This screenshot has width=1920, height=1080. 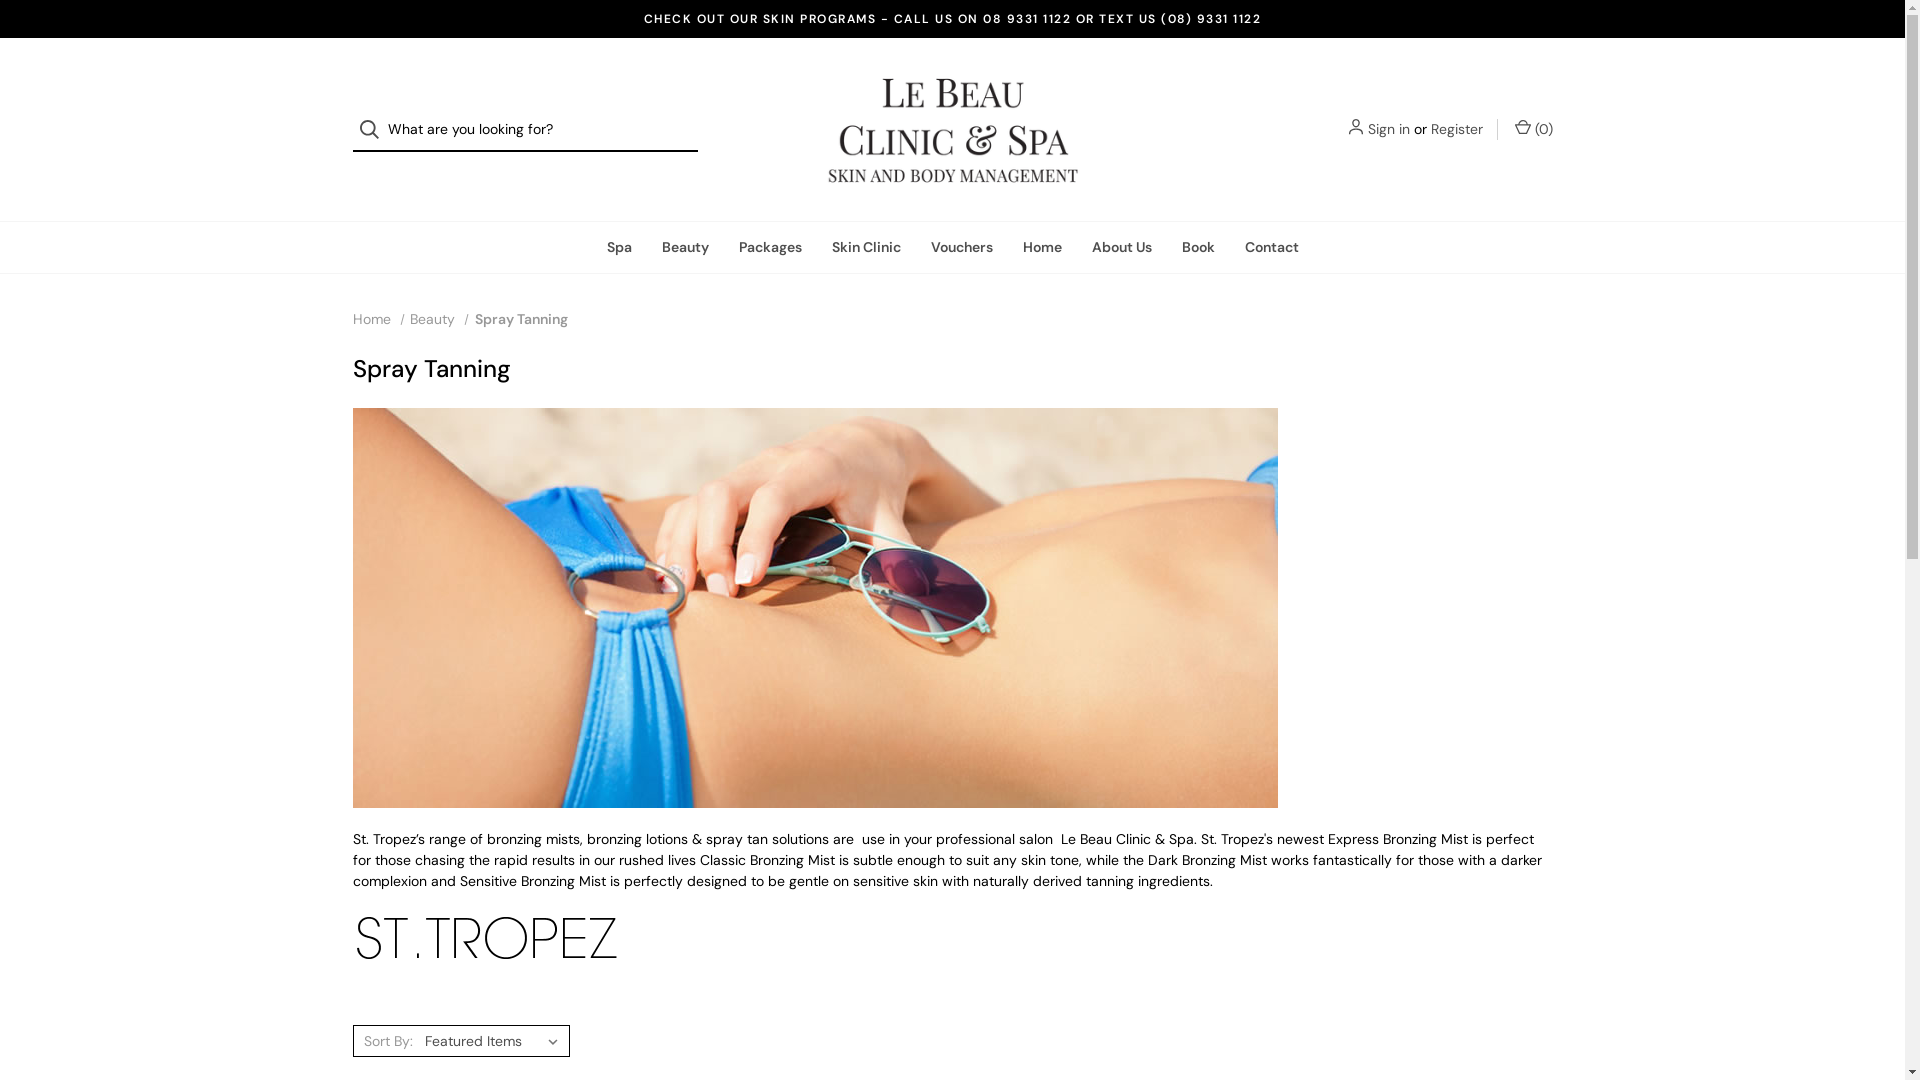 What do you see at coordinates (1074, 246) in the screenshot?
I see `'About Us'` at bounding box center [1074, 246].